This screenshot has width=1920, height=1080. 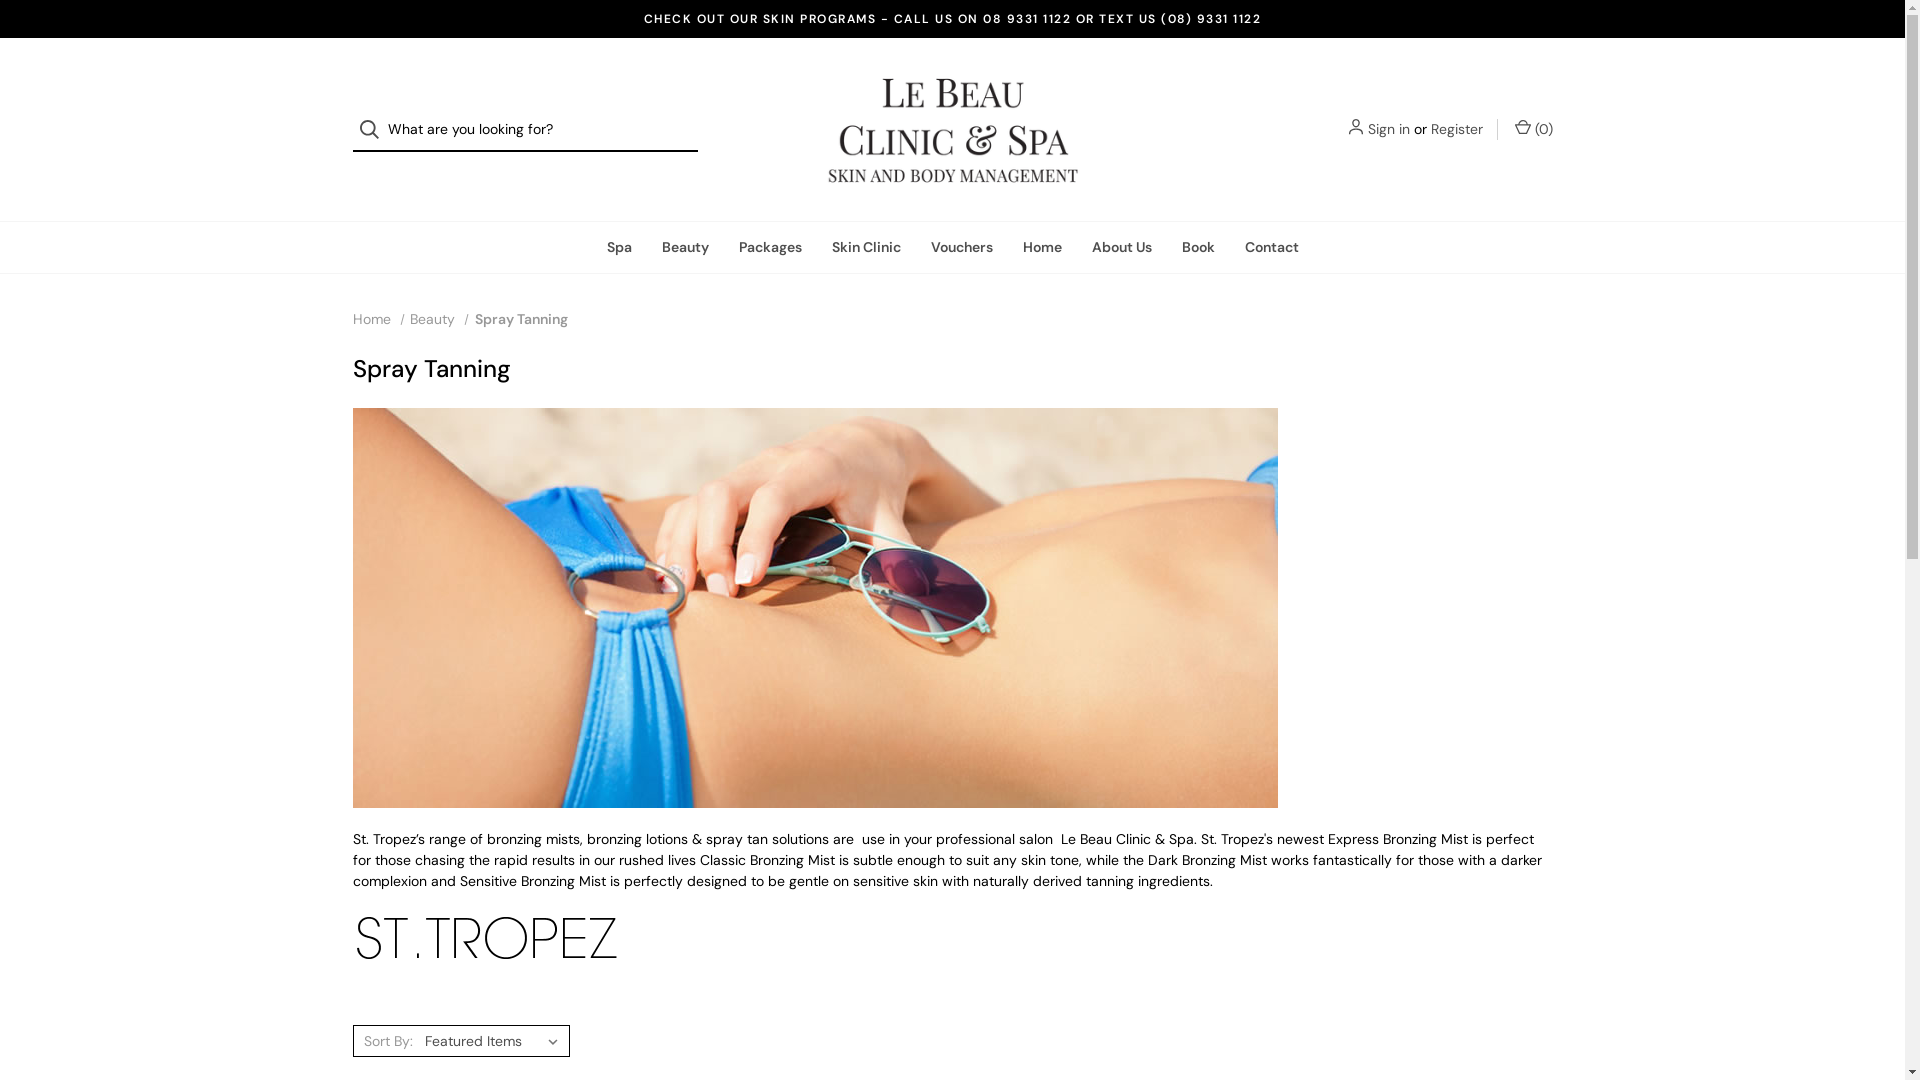 What do you see at coordinates (1074, 246) in the screenshot?
I see `'About Us'` at bounding box center [1074, 246].